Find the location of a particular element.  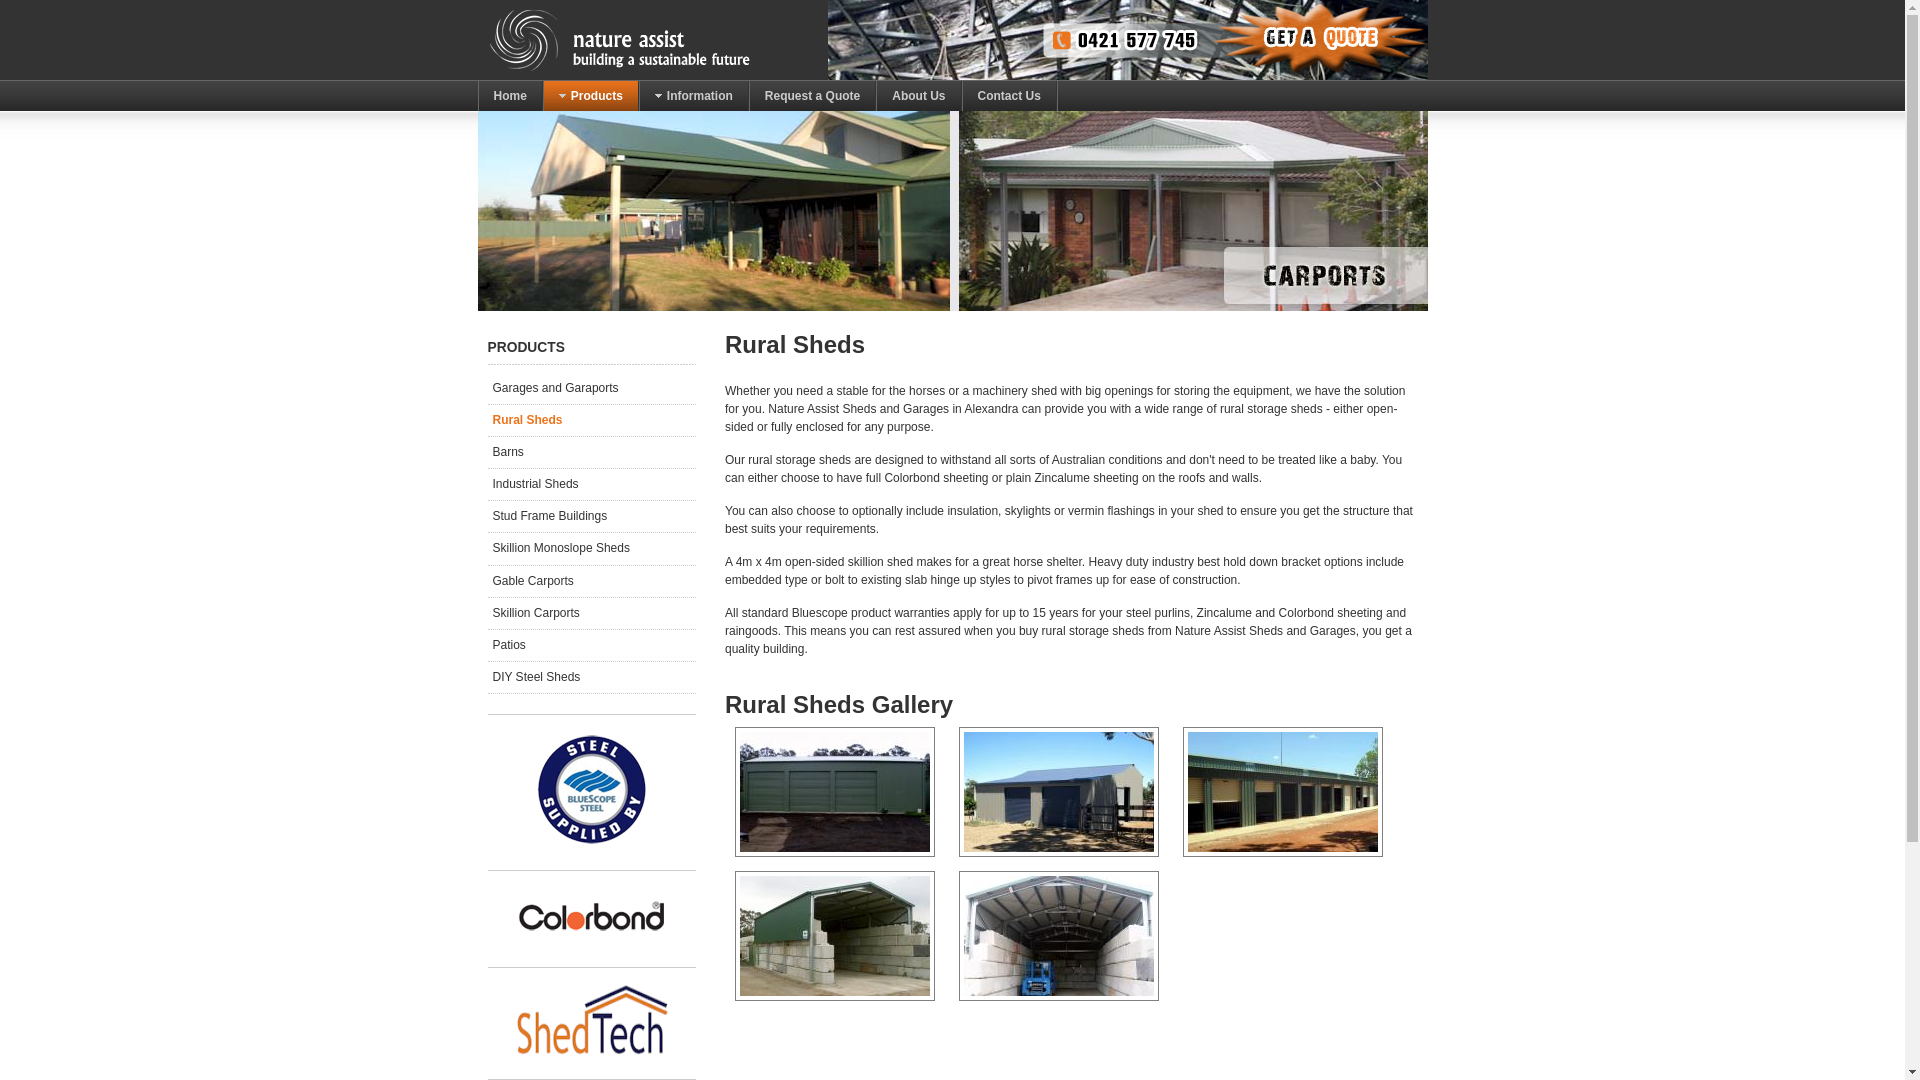

'We use the industry leading ShedTech Software' is located at coordinates (505, 1021).